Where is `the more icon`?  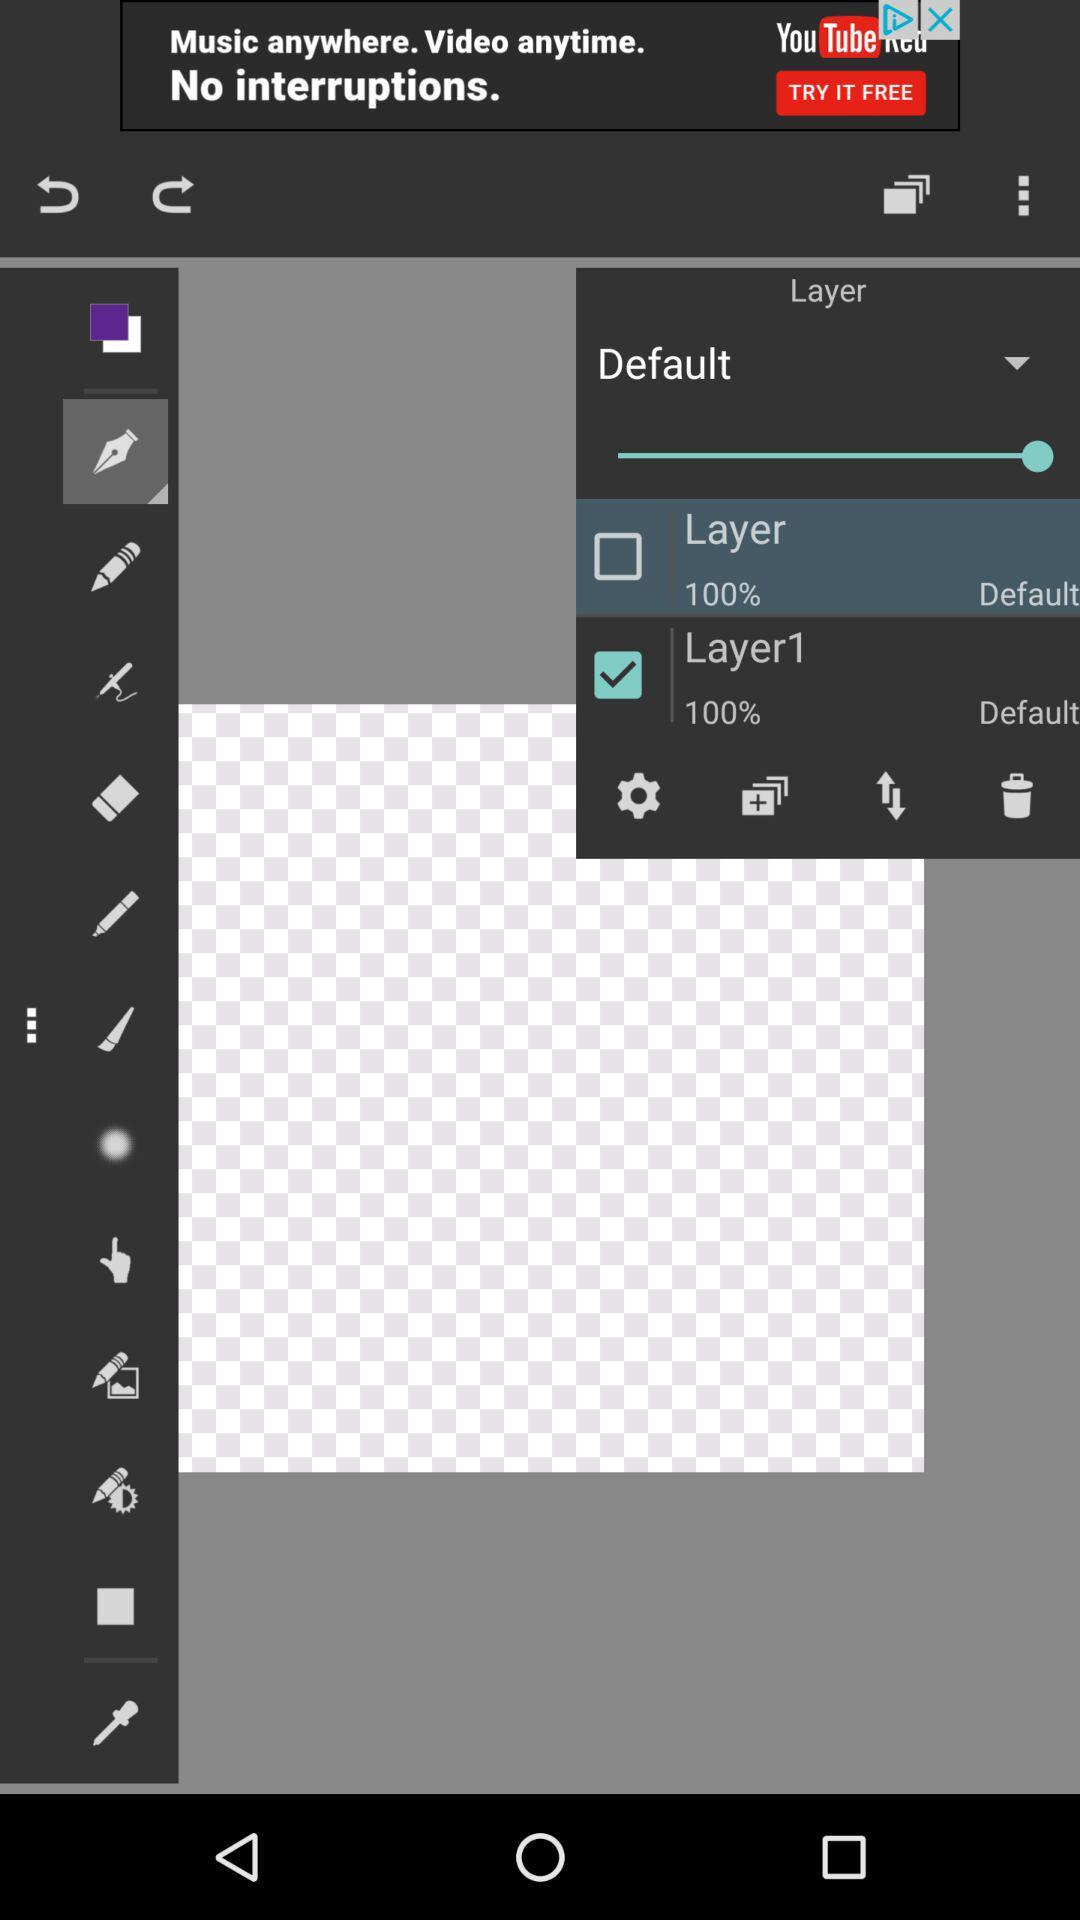 the more icon is located at coordinates (31, 1025).